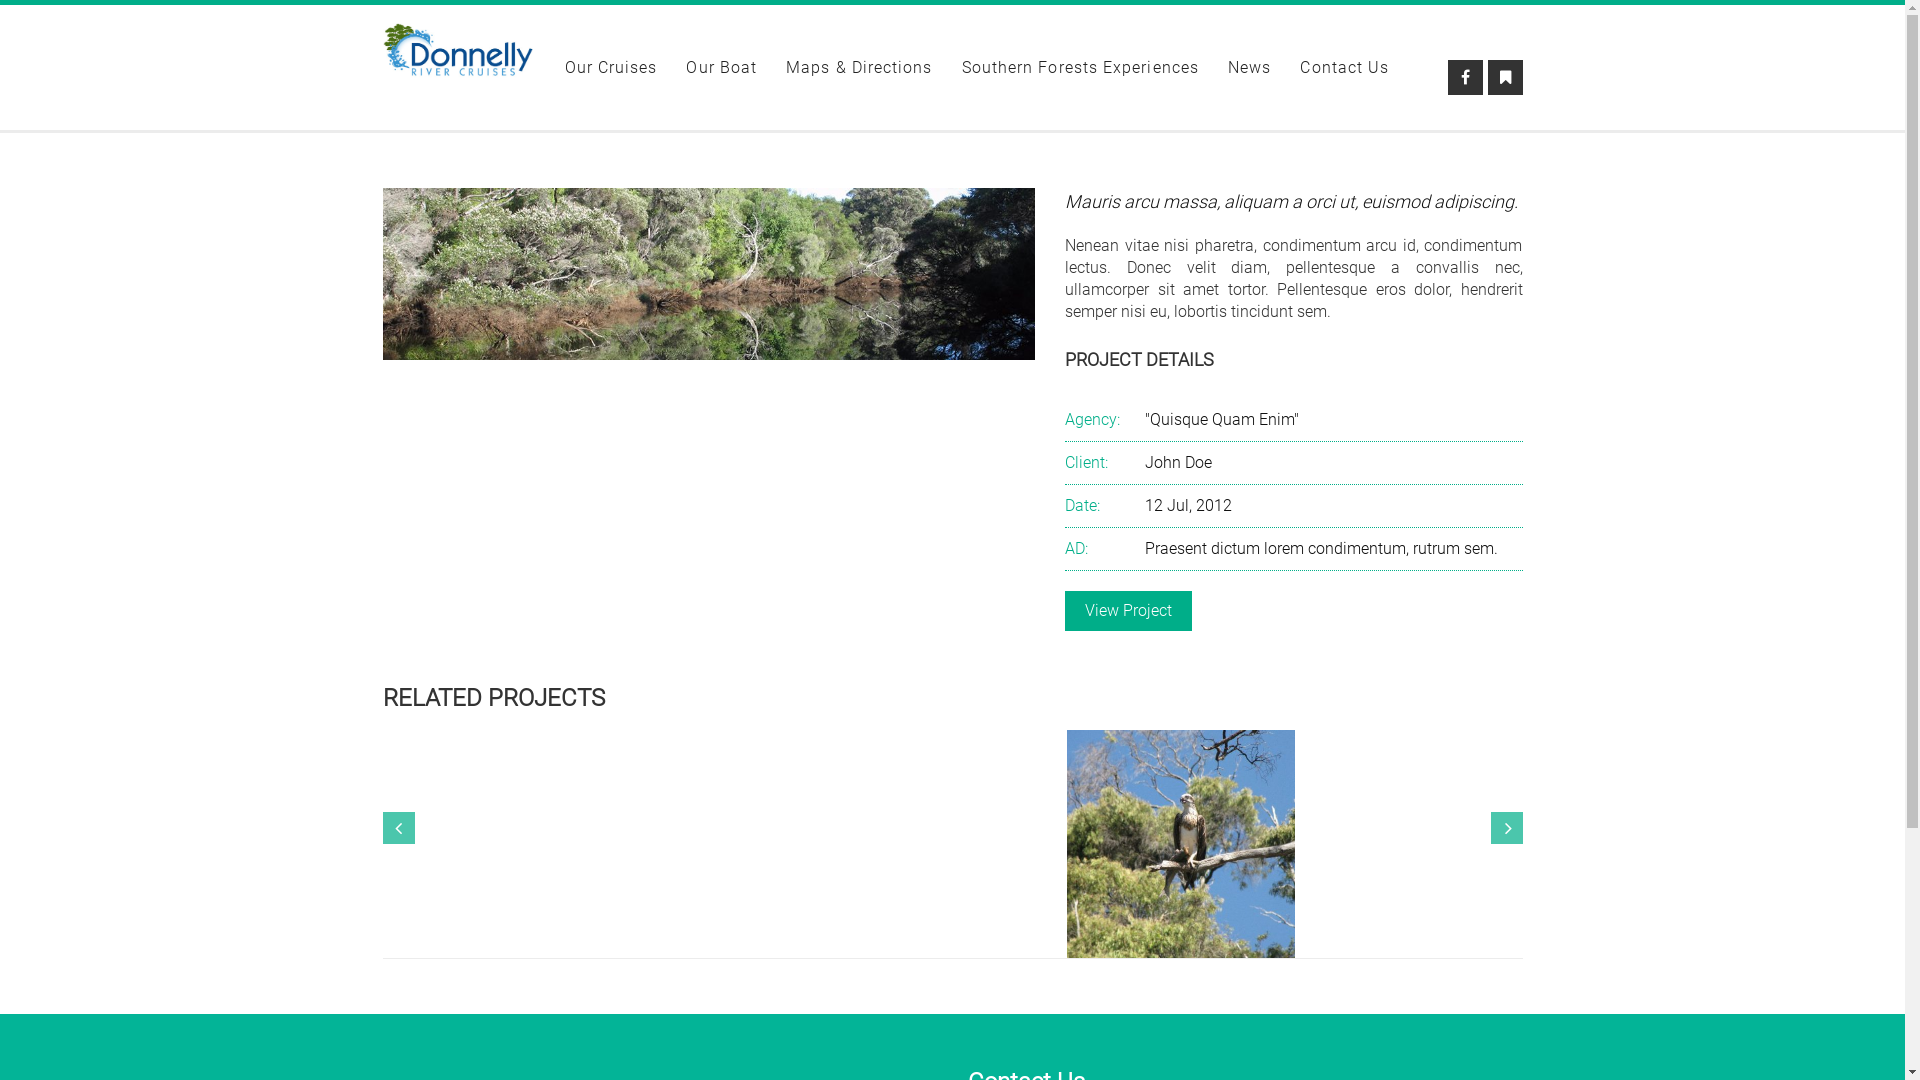 The width and height of the screenshot is (1920, 1080). What do you see at coordinates (1300, 68) in the screenshot?
I see `'Contact Us'` at bounding box center [1300, 68].